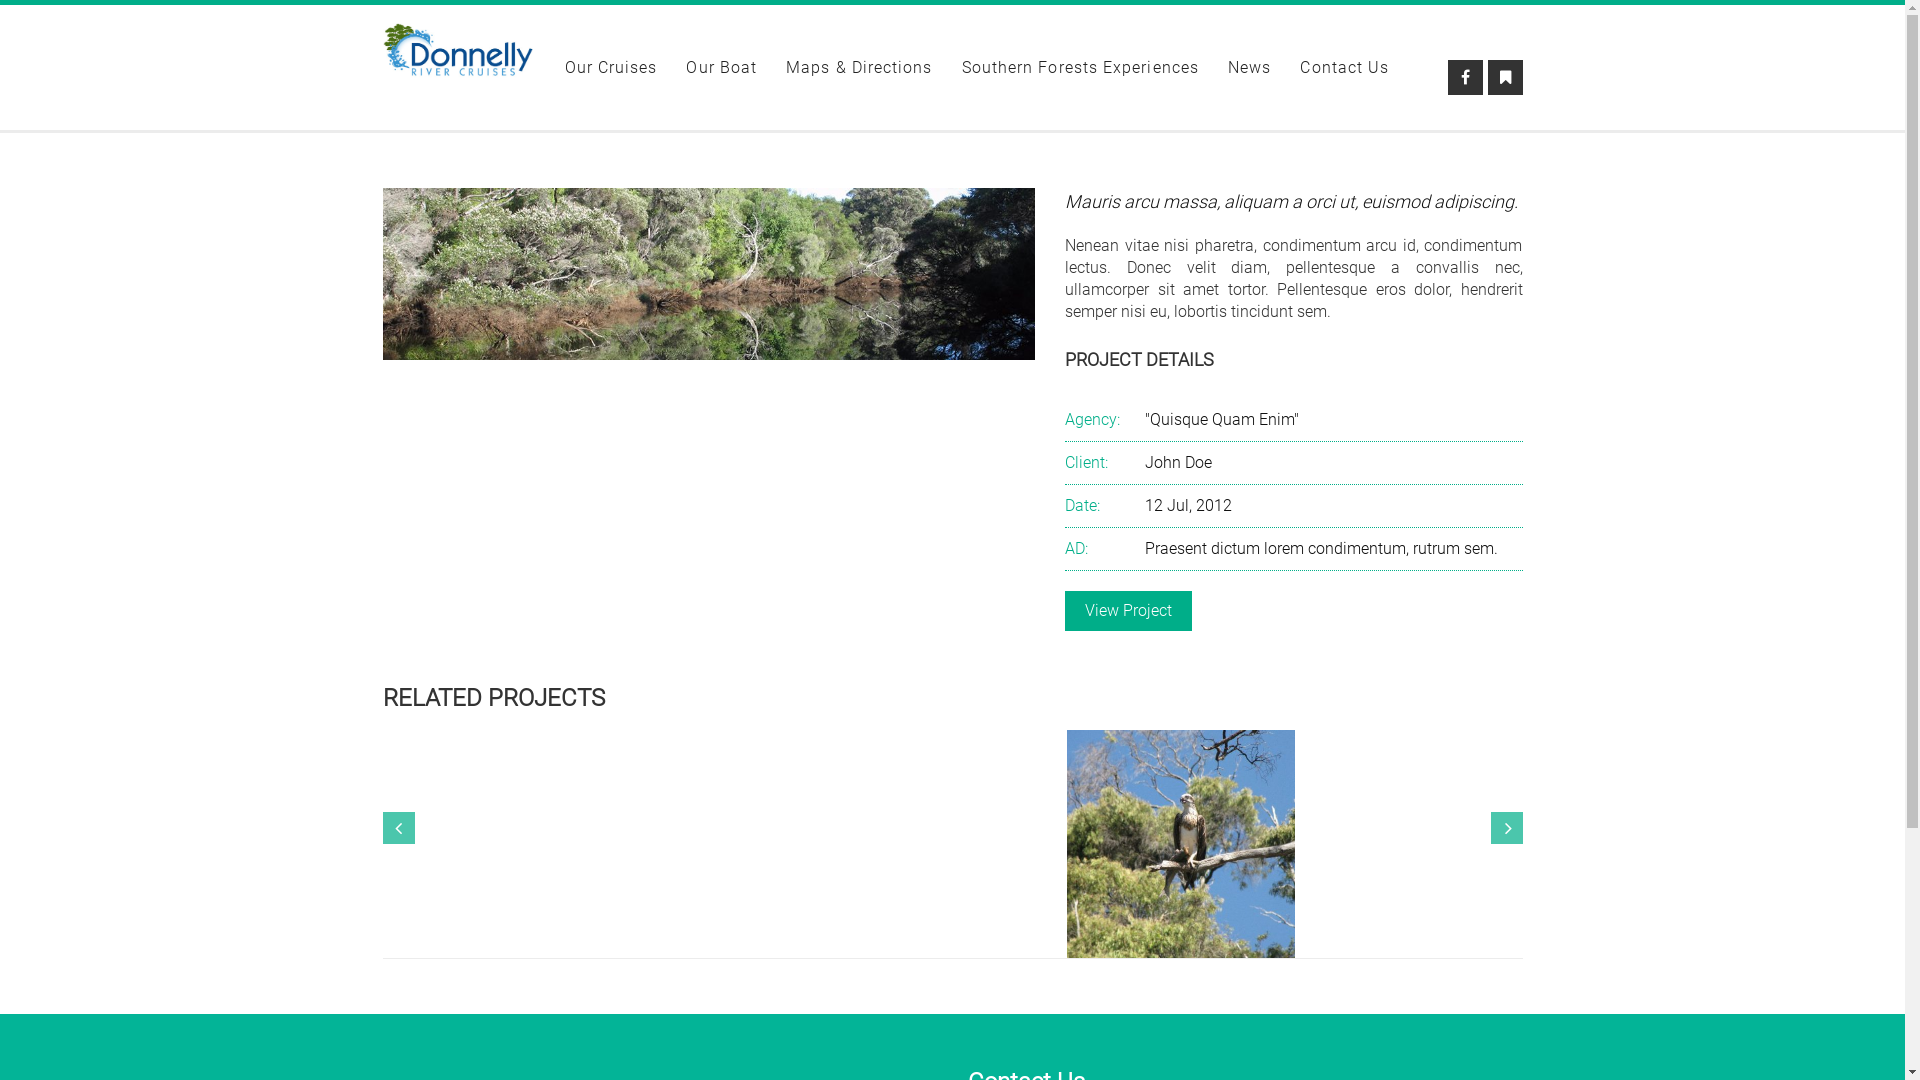 The width and height of the screenshot is (1920, 1080). What do you see at coordinates (1300, 68) in the screenshot?
I see `'Contact Us'` at bounding box center [1300, 68].